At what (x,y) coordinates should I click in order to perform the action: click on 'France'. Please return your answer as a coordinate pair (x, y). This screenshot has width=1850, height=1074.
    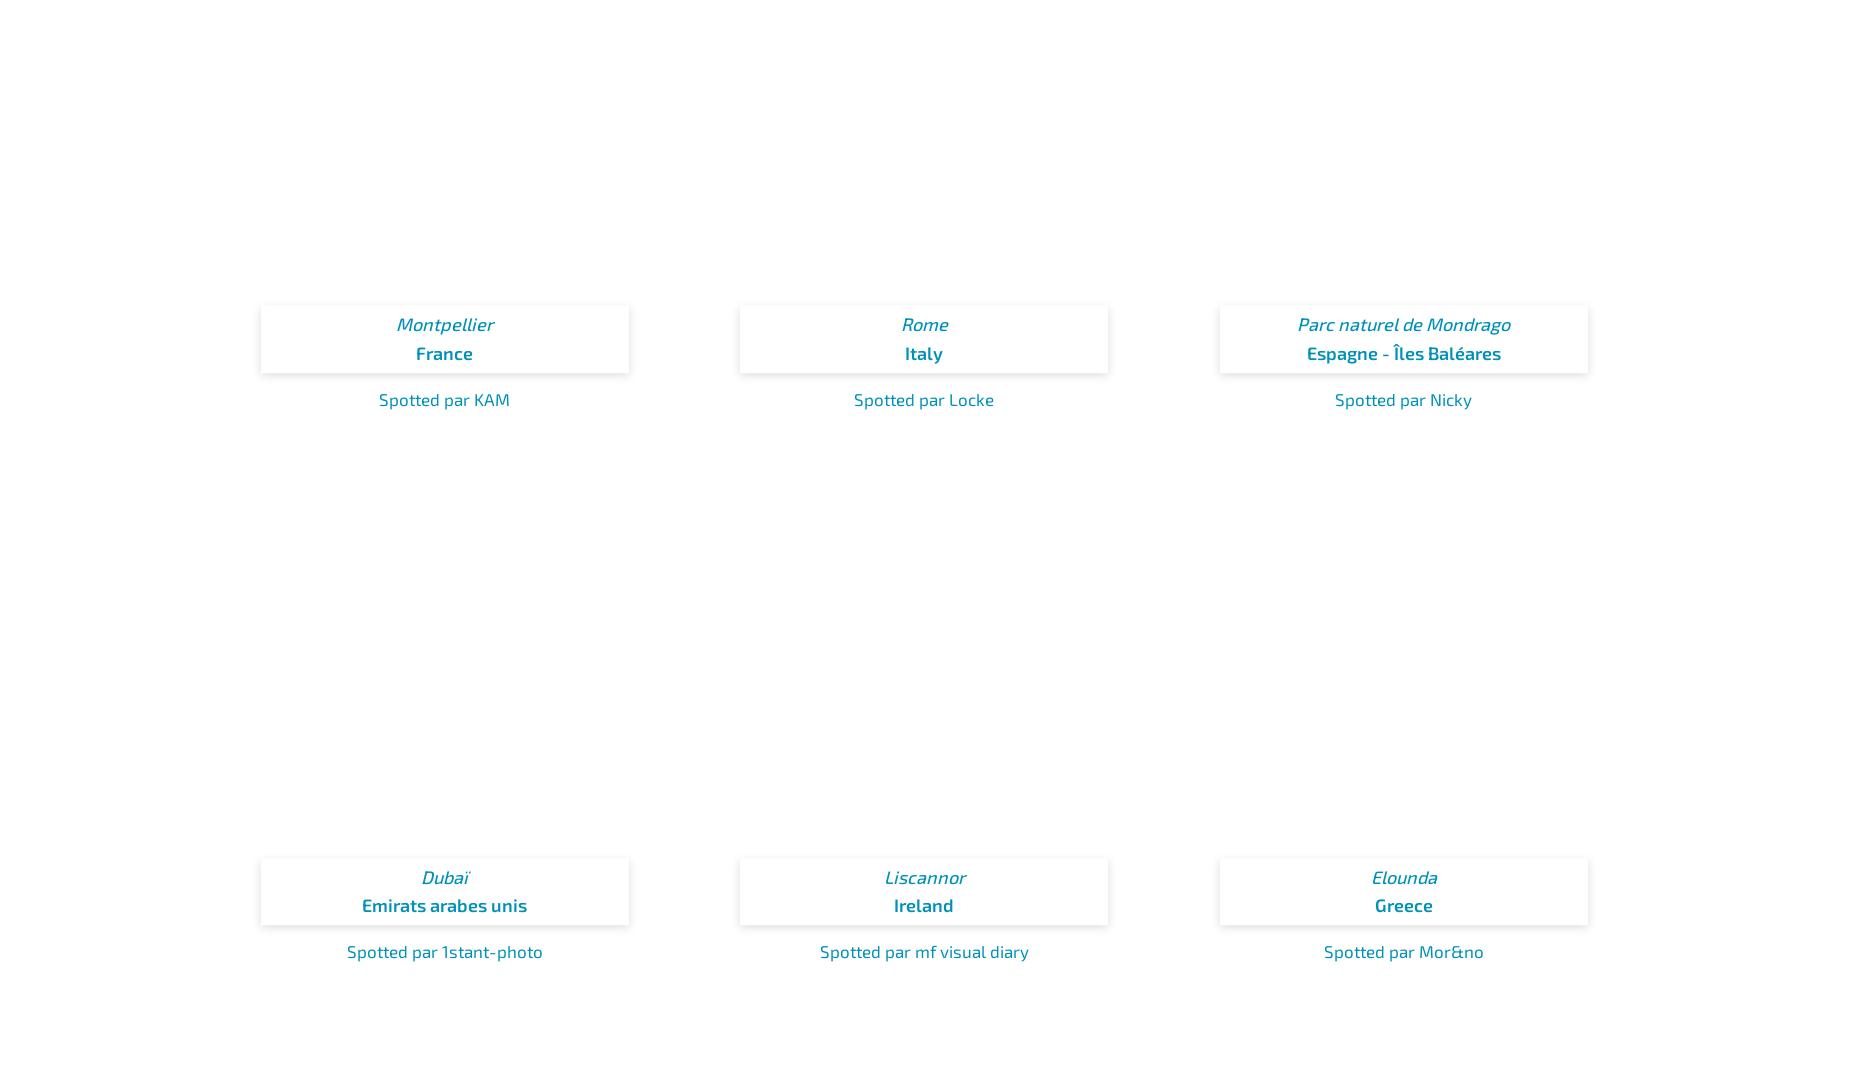
    Looking at the image, I should click on (415, 350).